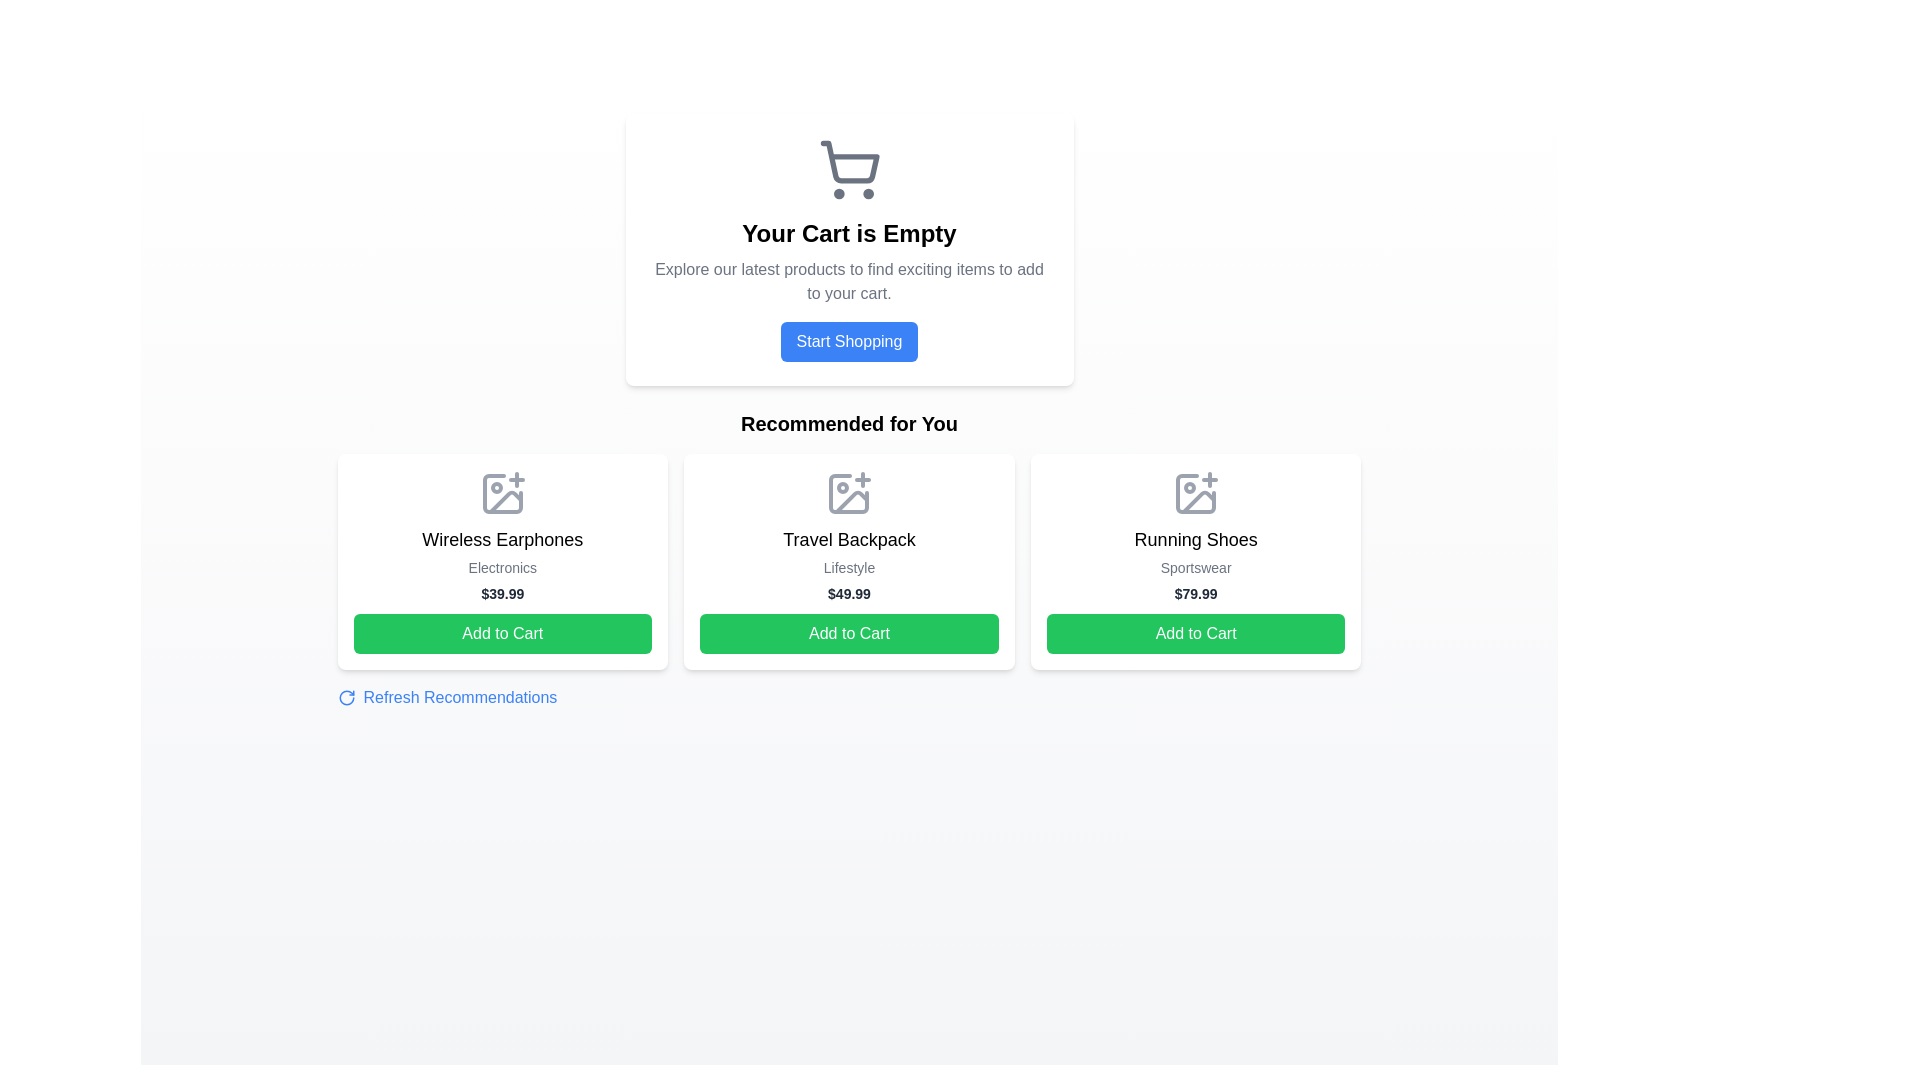 The width and height of the screenshot is (1920, 1080). I want to click on the SVG-based icon representing the Travel Backpack located in the top-left corner of its card under the 'Recommended for You' section, so click(849, 493).